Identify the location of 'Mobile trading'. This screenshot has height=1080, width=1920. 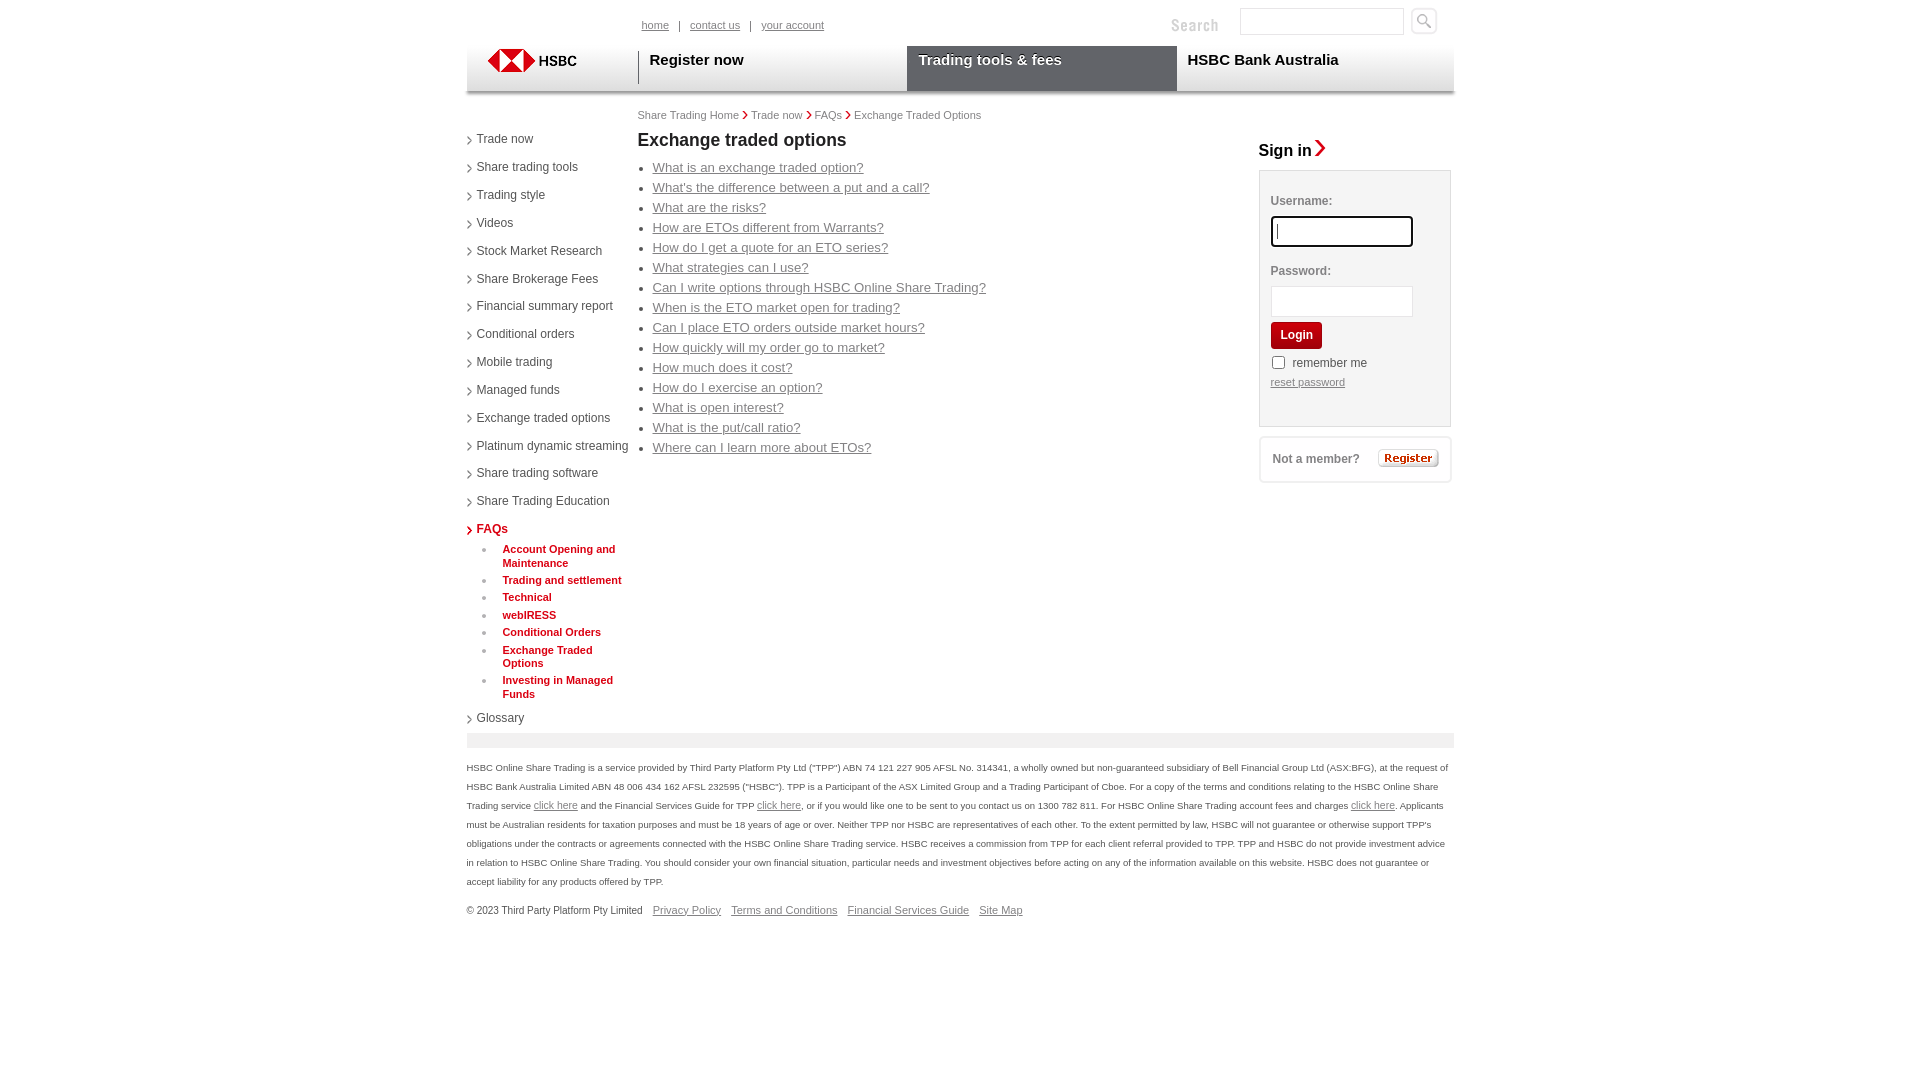
(508, 362).